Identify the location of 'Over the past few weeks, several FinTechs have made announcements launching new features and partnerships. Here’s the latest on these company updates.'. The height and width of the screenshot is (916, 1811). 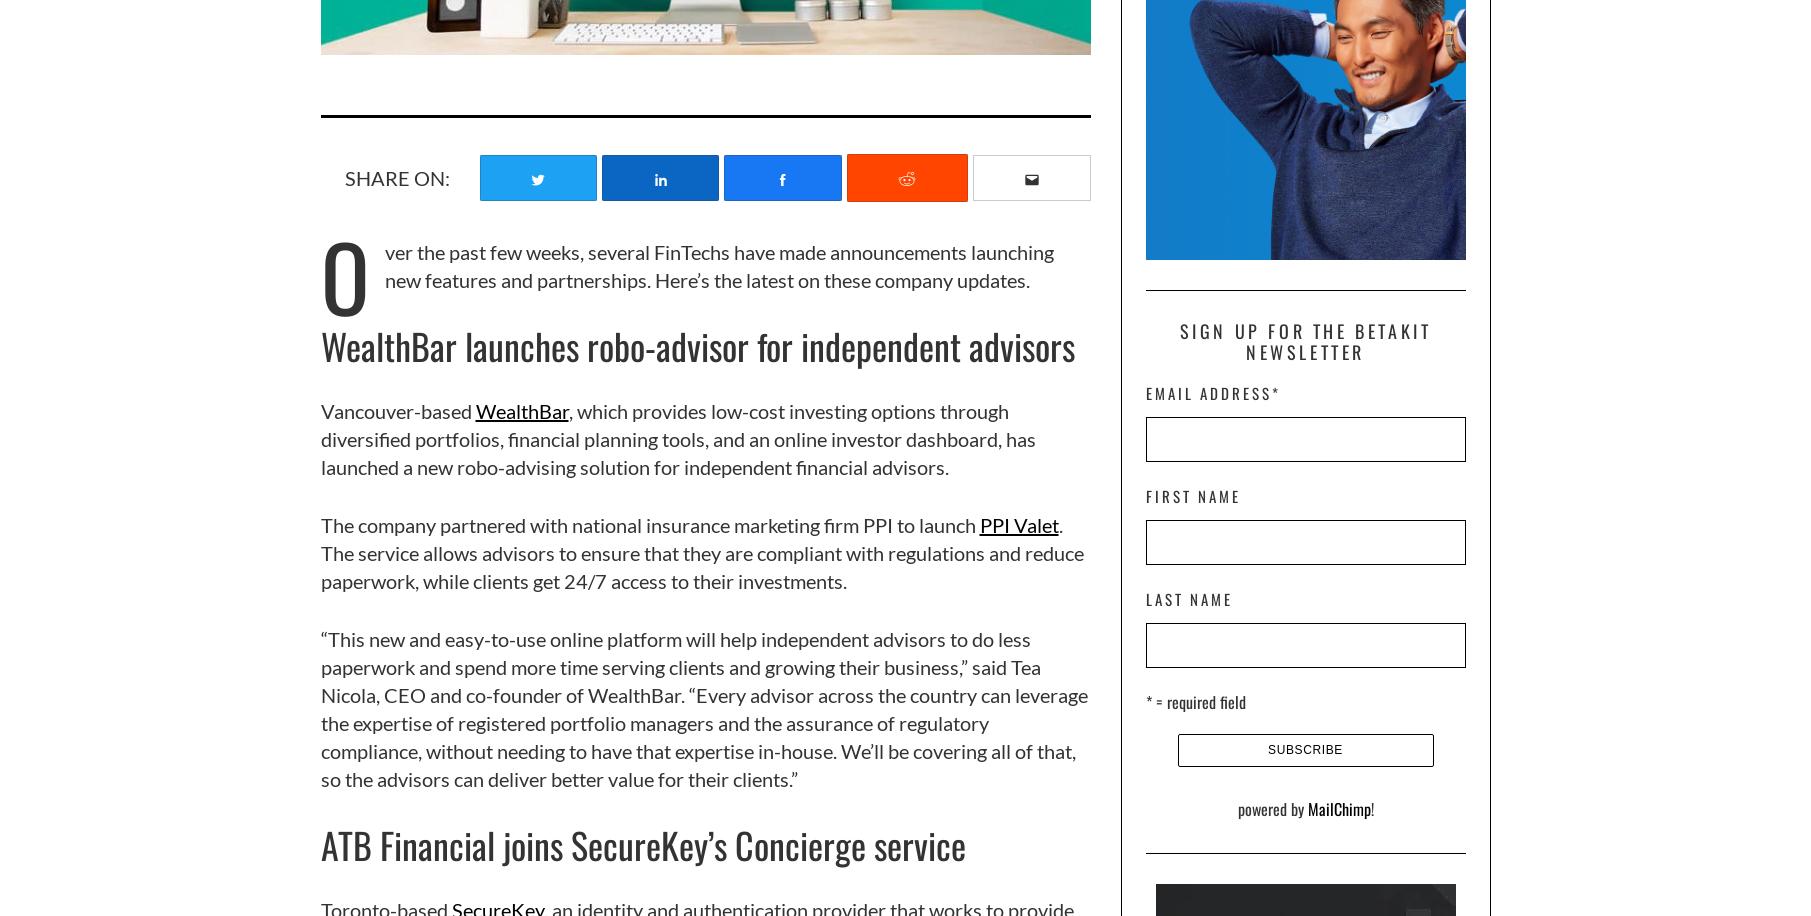
(686, 275).